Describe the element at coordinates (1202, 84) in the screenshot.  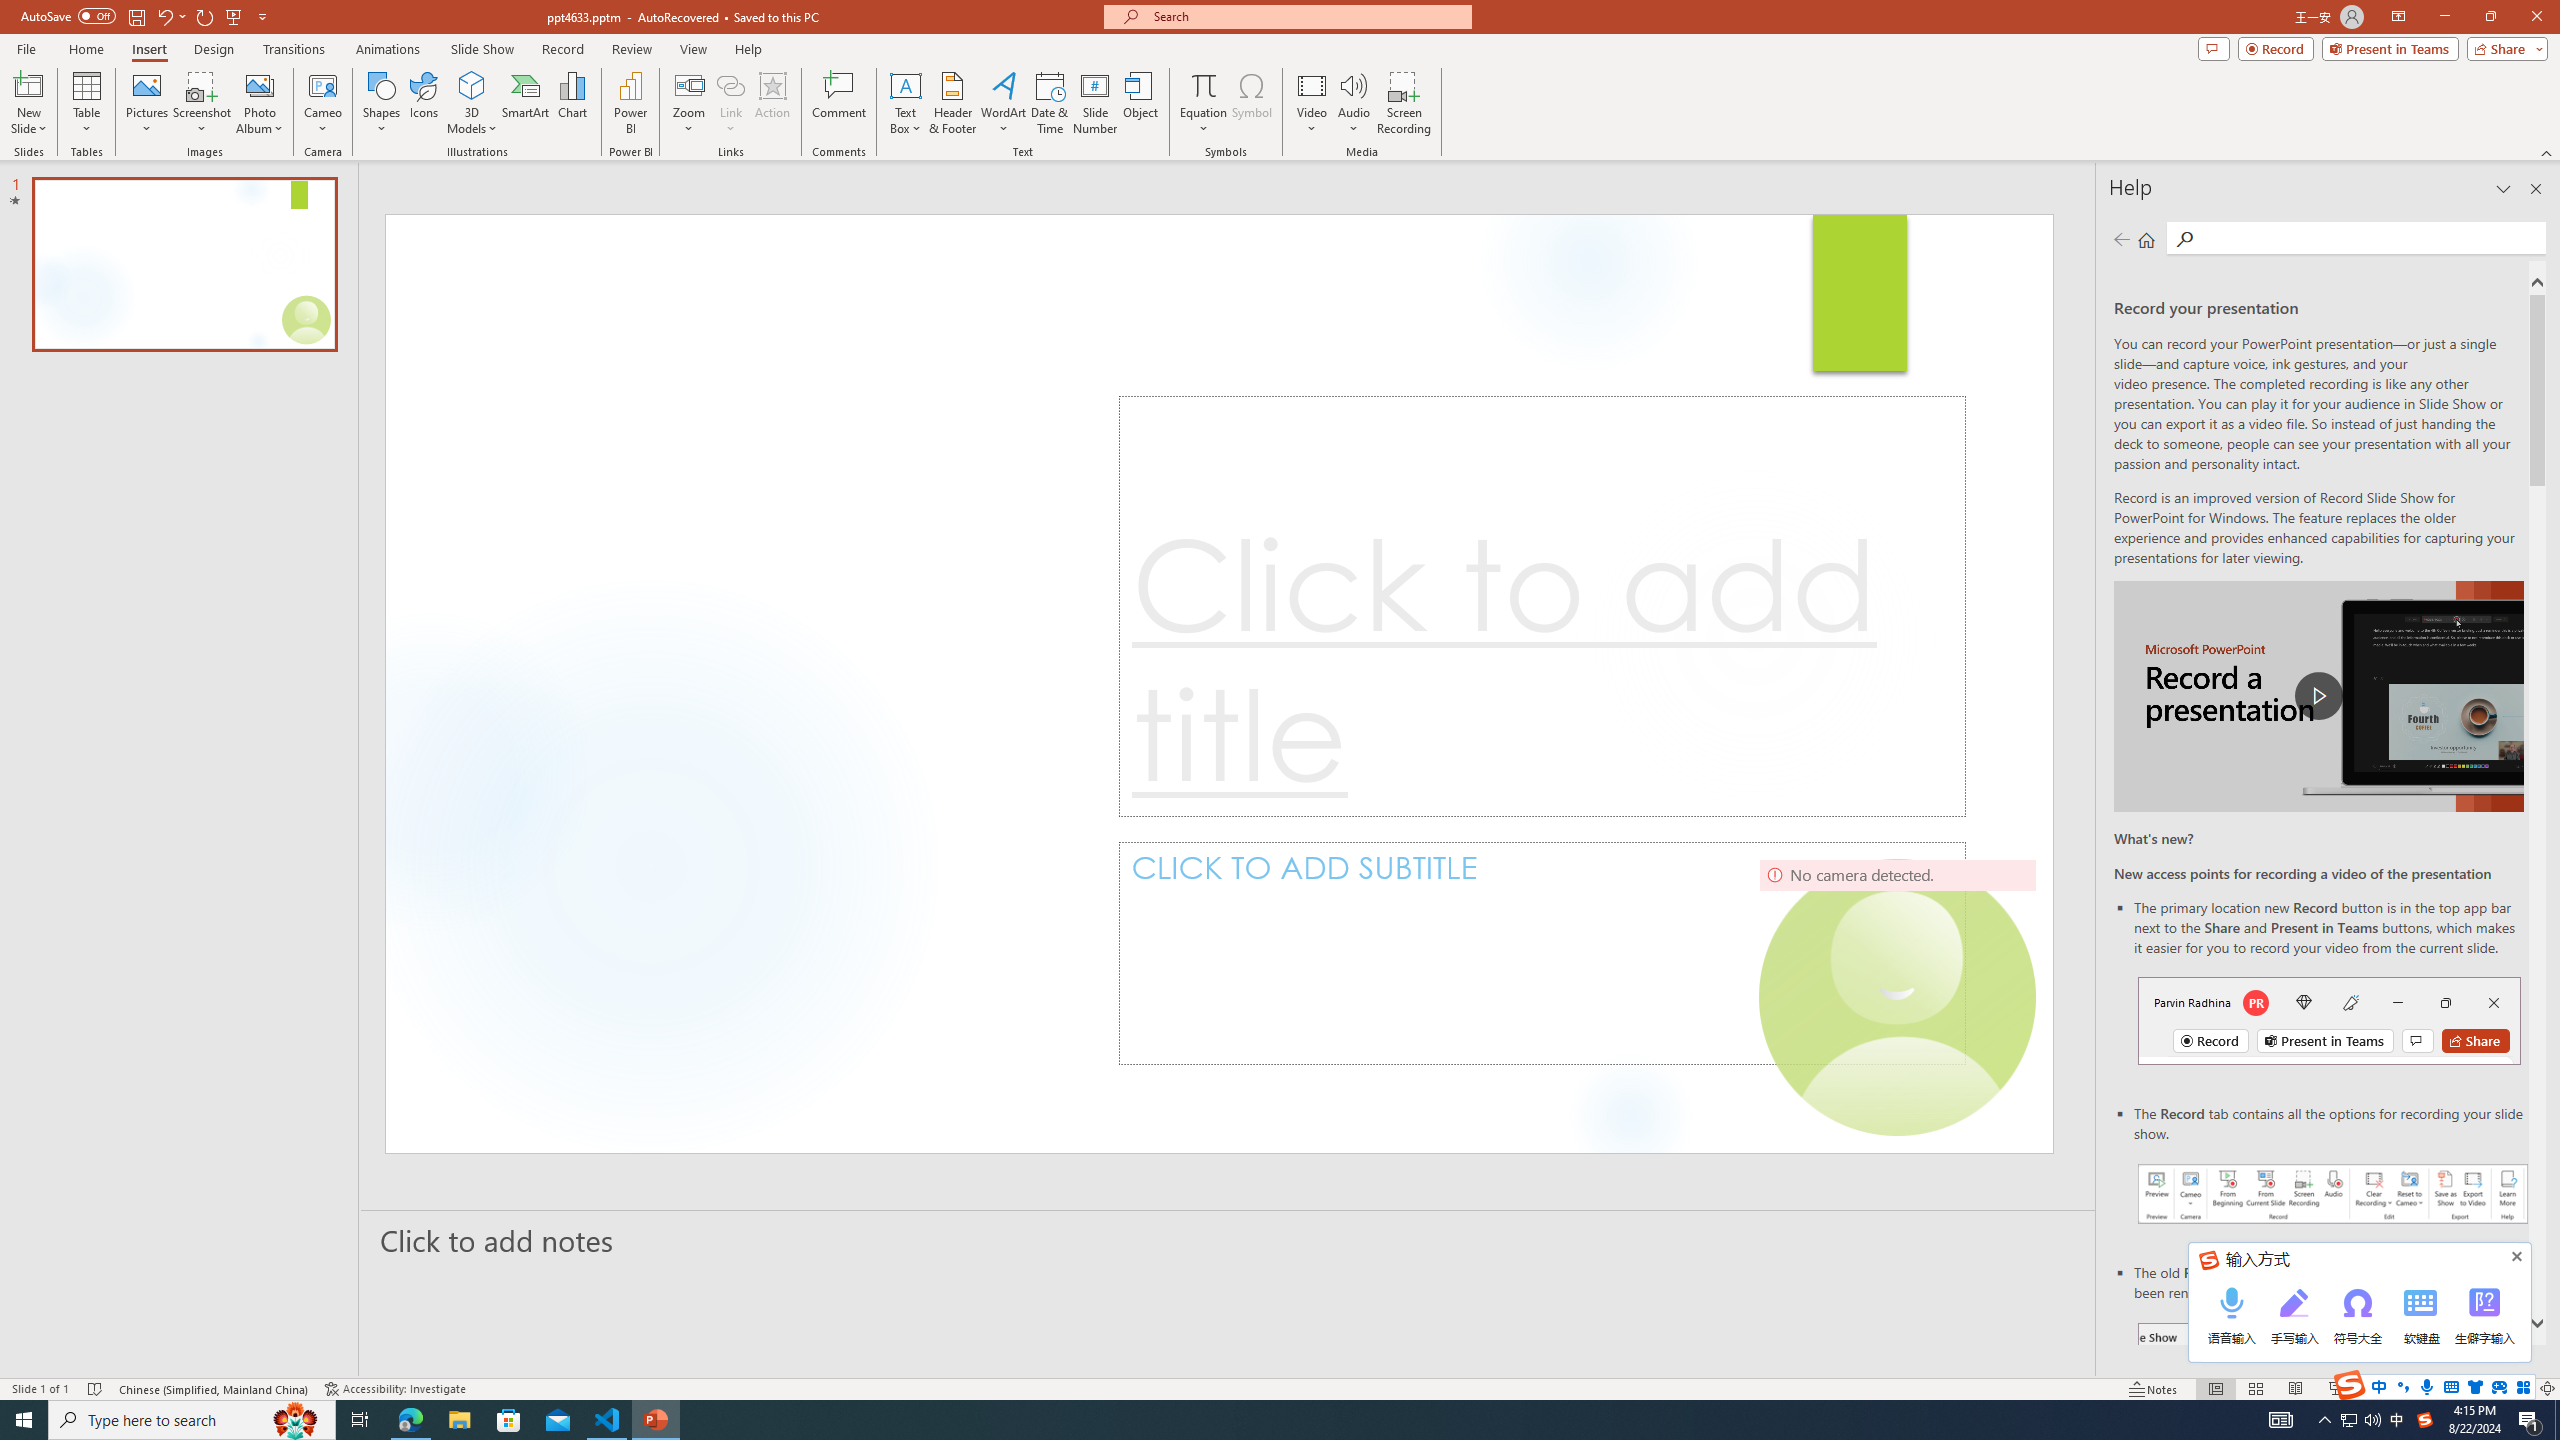
I see `'Equation'` at that location.